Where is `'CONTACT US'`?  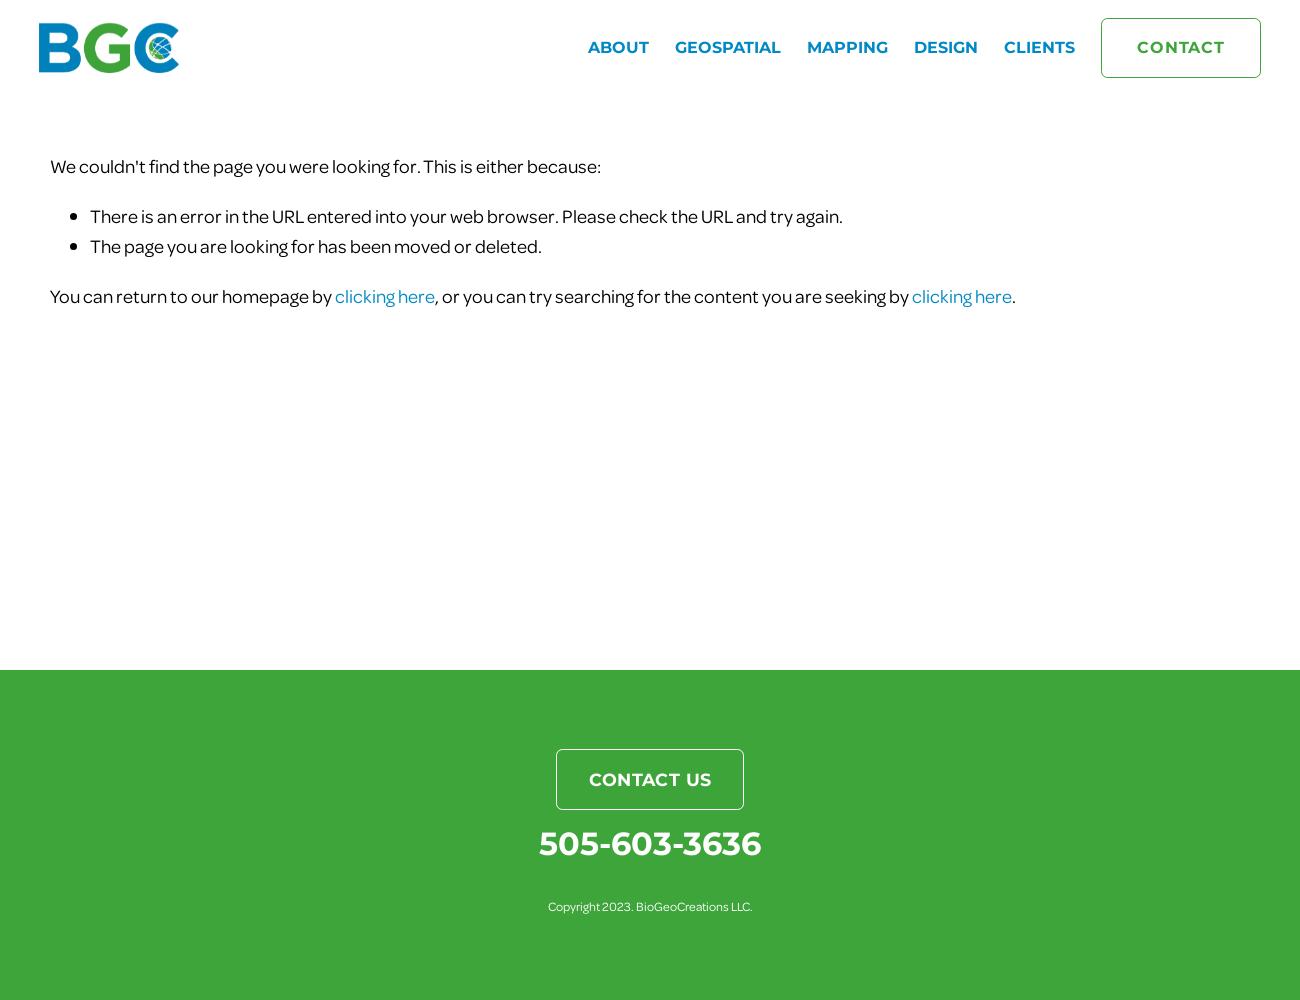 'CONTACT US' is located at coordinates (649, 779).